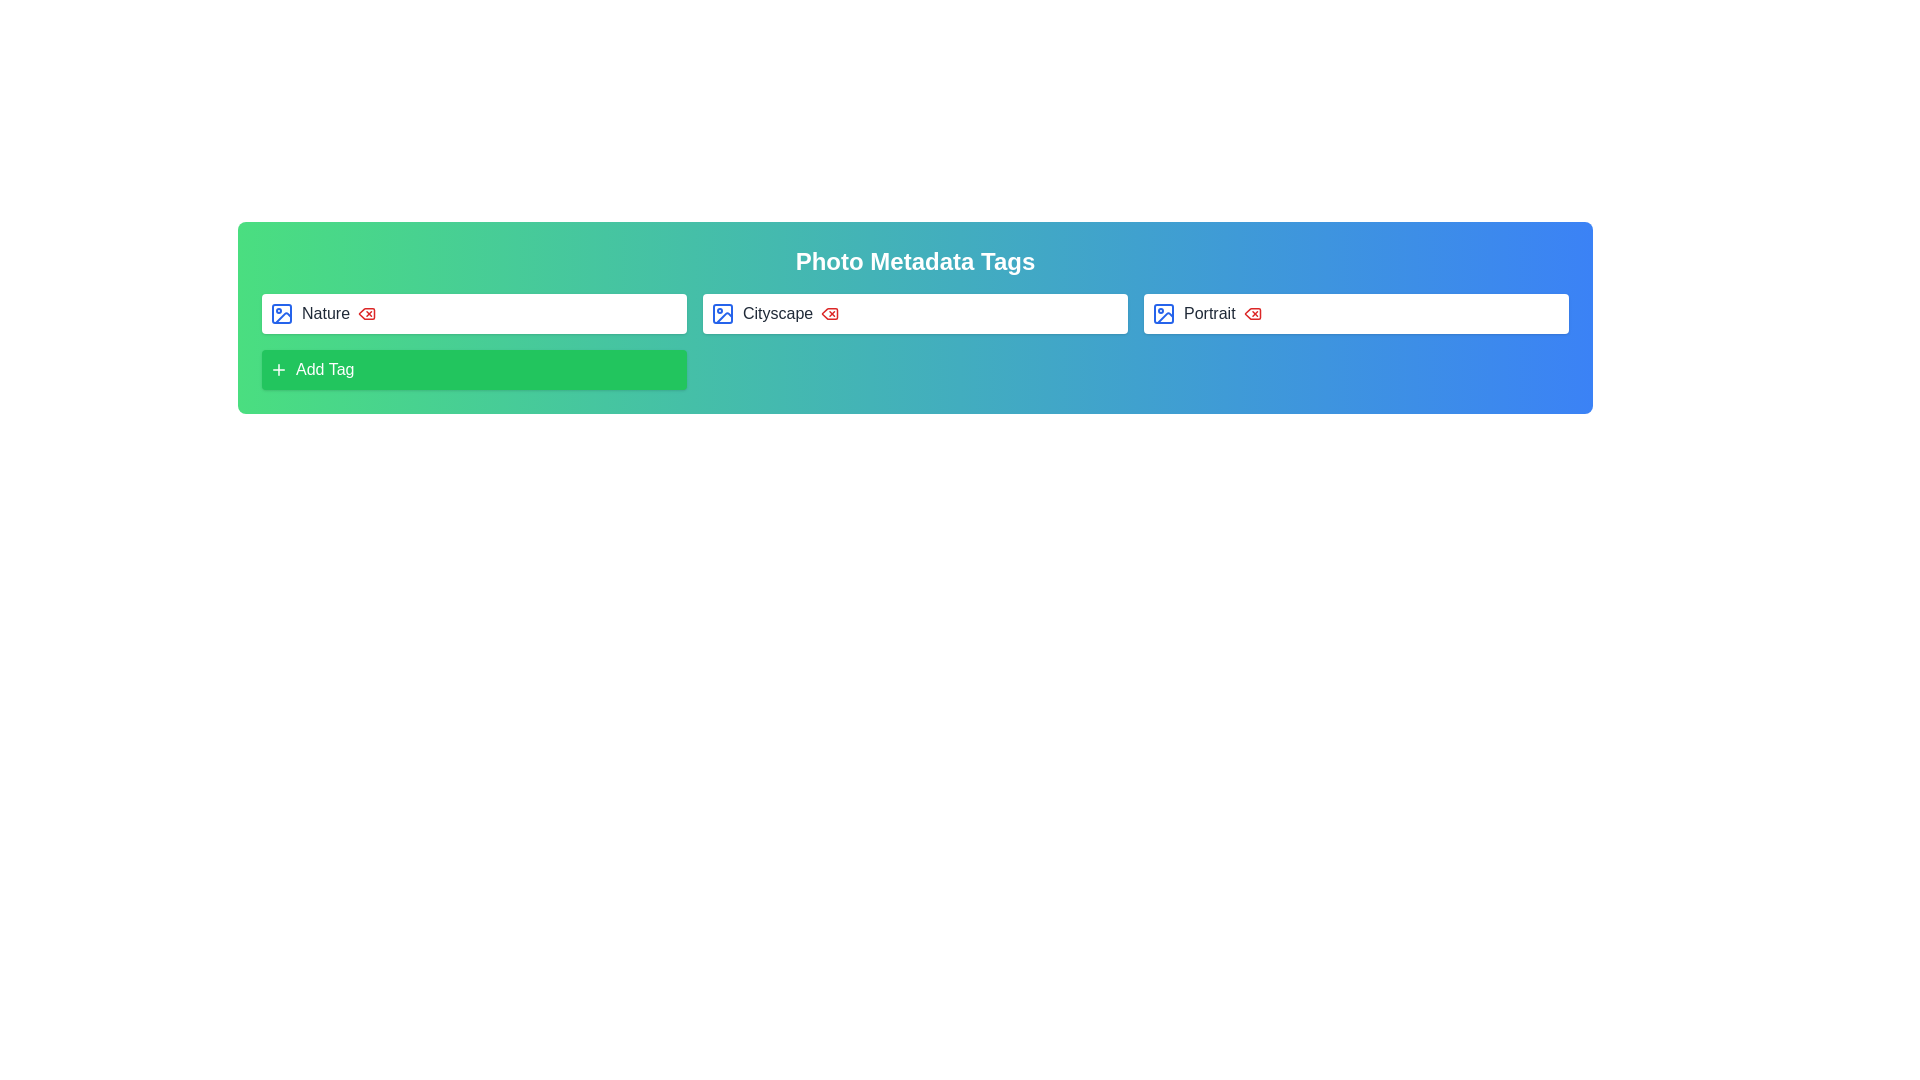 Image resolution: width=1920 pixels, height=1080 pixels. Describe the element at coordinates (367, 313) in the screenshot. I see `the delete icon button located to the right of the 'Nature' tag` at that location.